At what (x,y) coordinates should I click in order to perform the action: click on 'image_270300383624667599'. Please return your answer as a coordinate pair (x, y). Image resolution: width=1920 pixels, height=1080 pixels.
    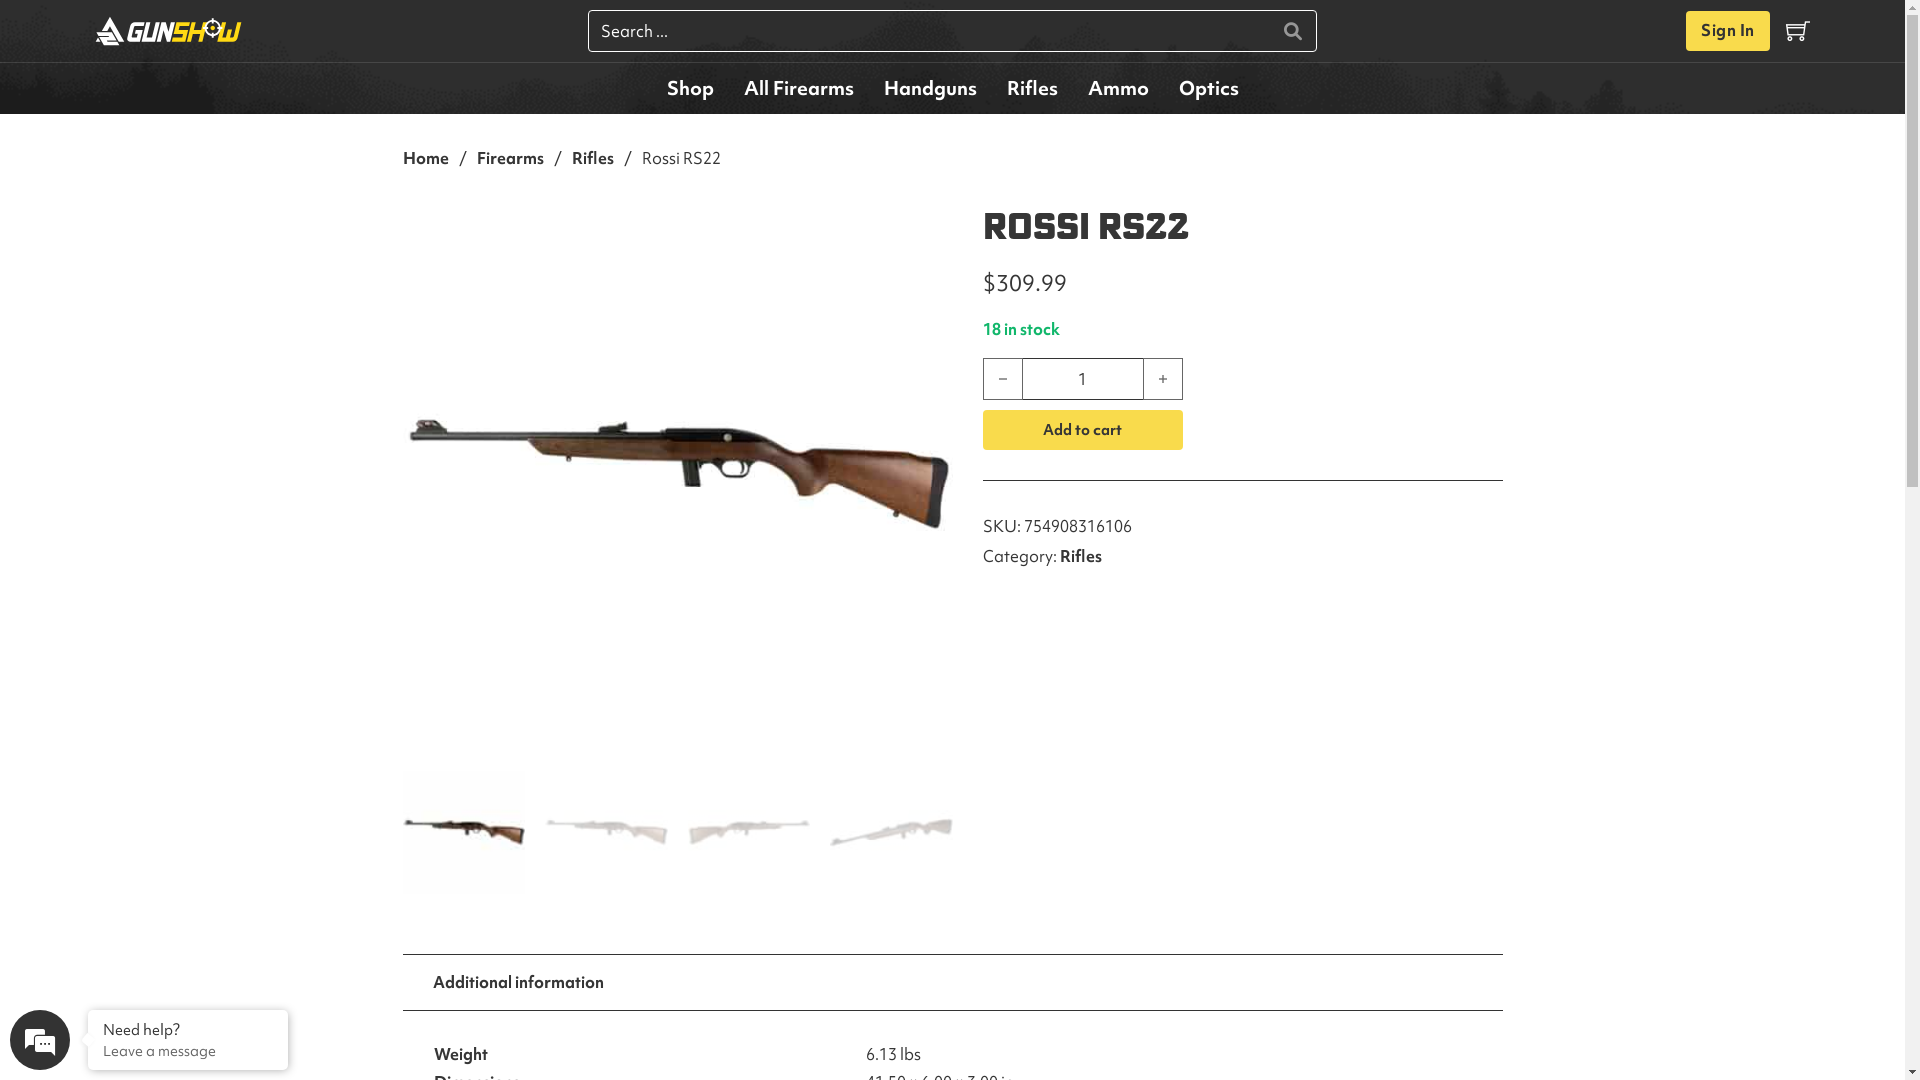
    Looking at the image, I should click on (676, 475).